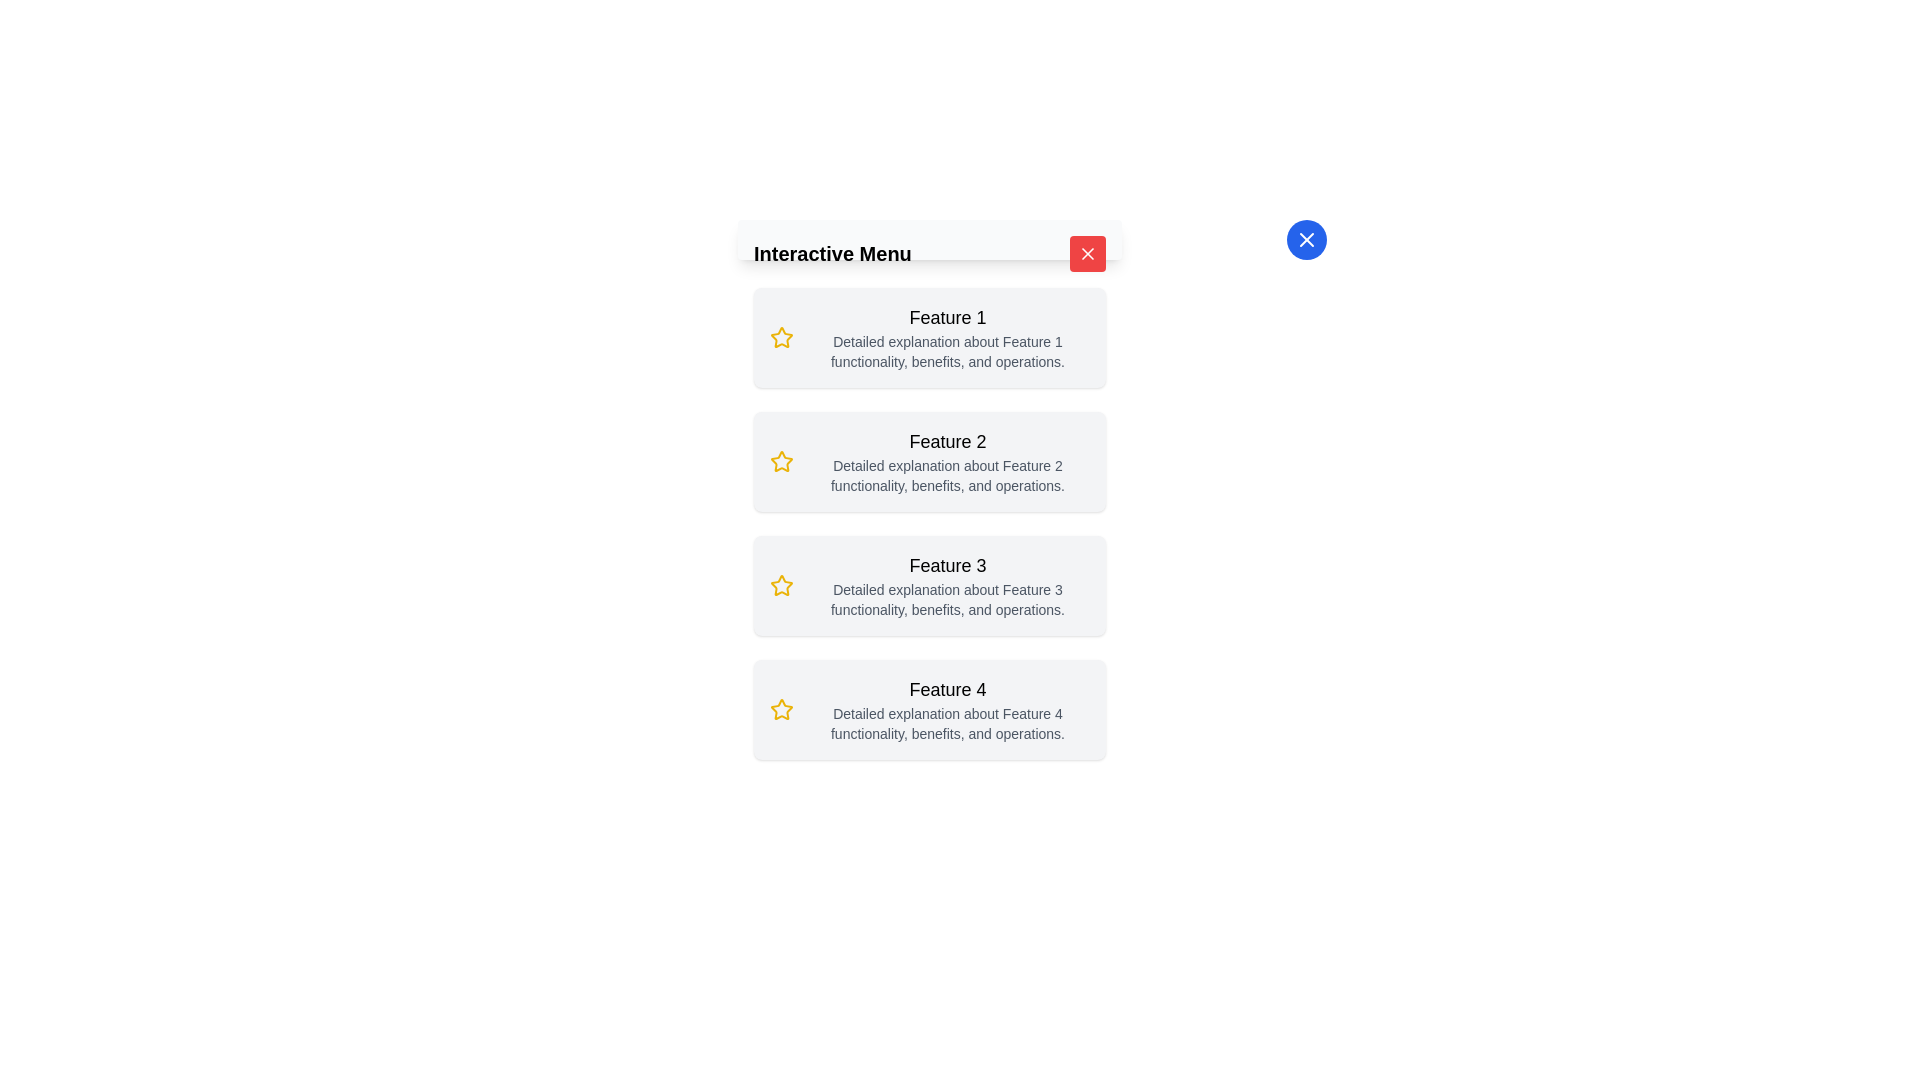 The image size is (1920, 1080). Describe the element at coordinates (781, 462) in the screenshot. I see `the yellow star icon that represents a rating for 'Feature 2', located to the extreme left of the title text` at that location.